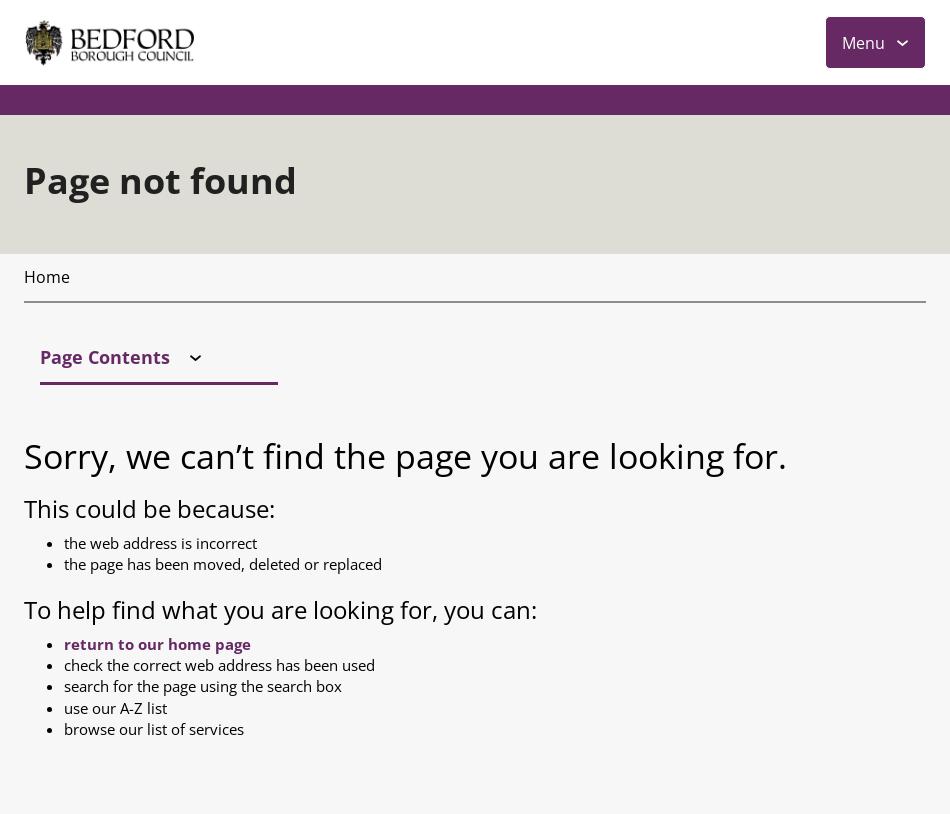 The image size is (950, 814). What do you see at coordinates (64, 239) in the screenshot?
I see `'check the correct web address has been used'` at bounding box center [64, 239].